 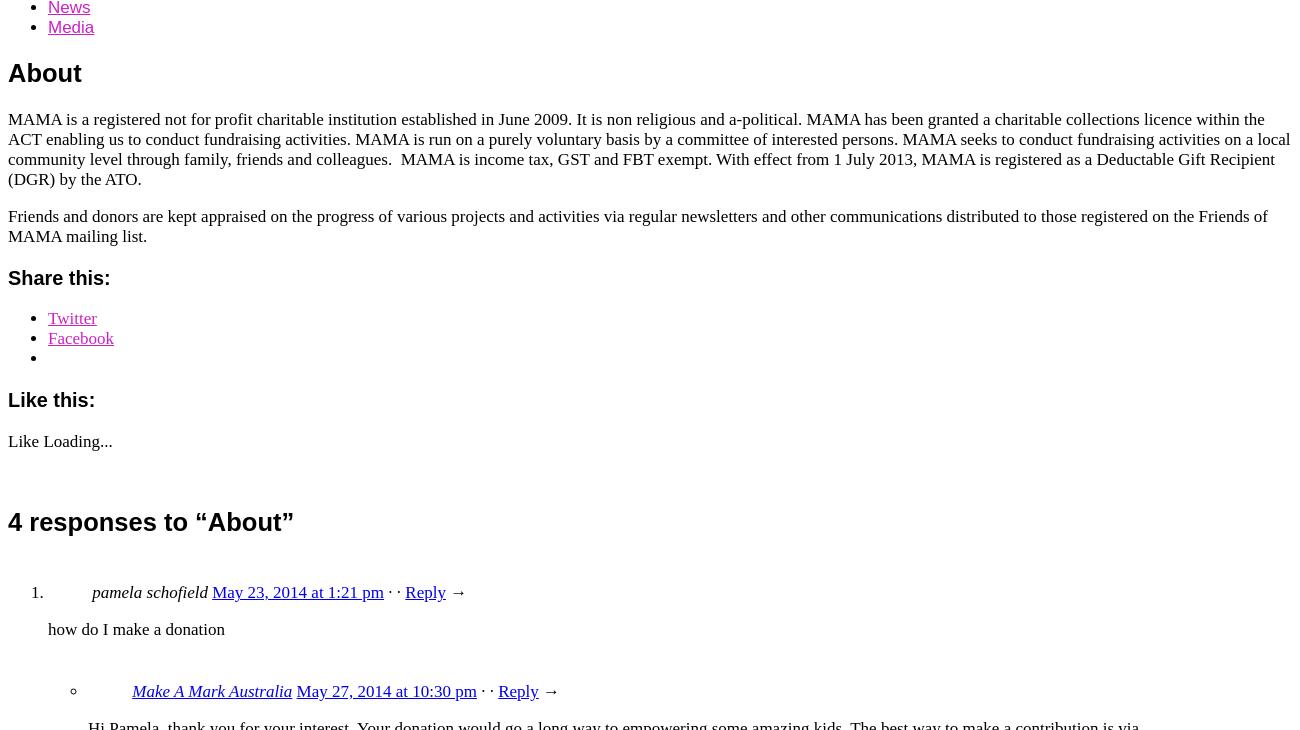 What do you see at coordinates (77, 440) in the screenshot?
I see `'Loading...'` at bounding box center [77, 440].